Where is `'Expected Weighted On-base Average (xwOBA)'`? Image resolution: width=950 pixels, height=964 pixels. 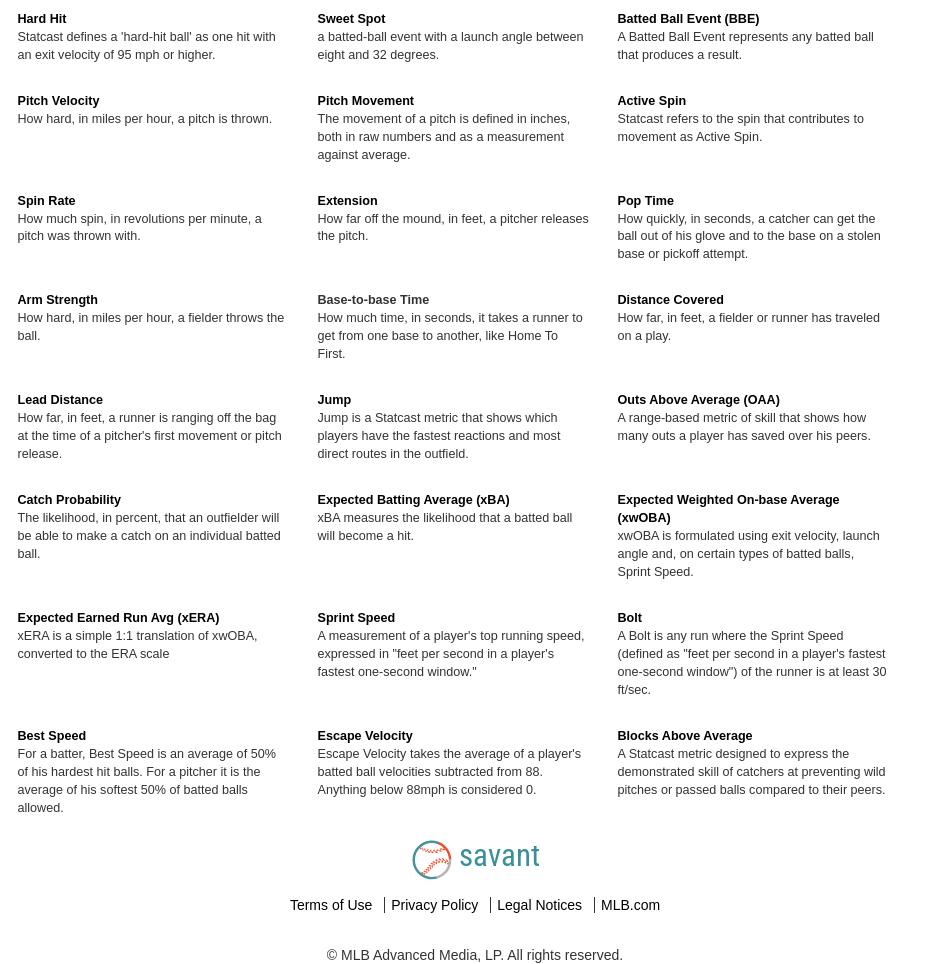
'Expected Weighted On-base Average (xwOBA)' is located at coordinates (726, 507).